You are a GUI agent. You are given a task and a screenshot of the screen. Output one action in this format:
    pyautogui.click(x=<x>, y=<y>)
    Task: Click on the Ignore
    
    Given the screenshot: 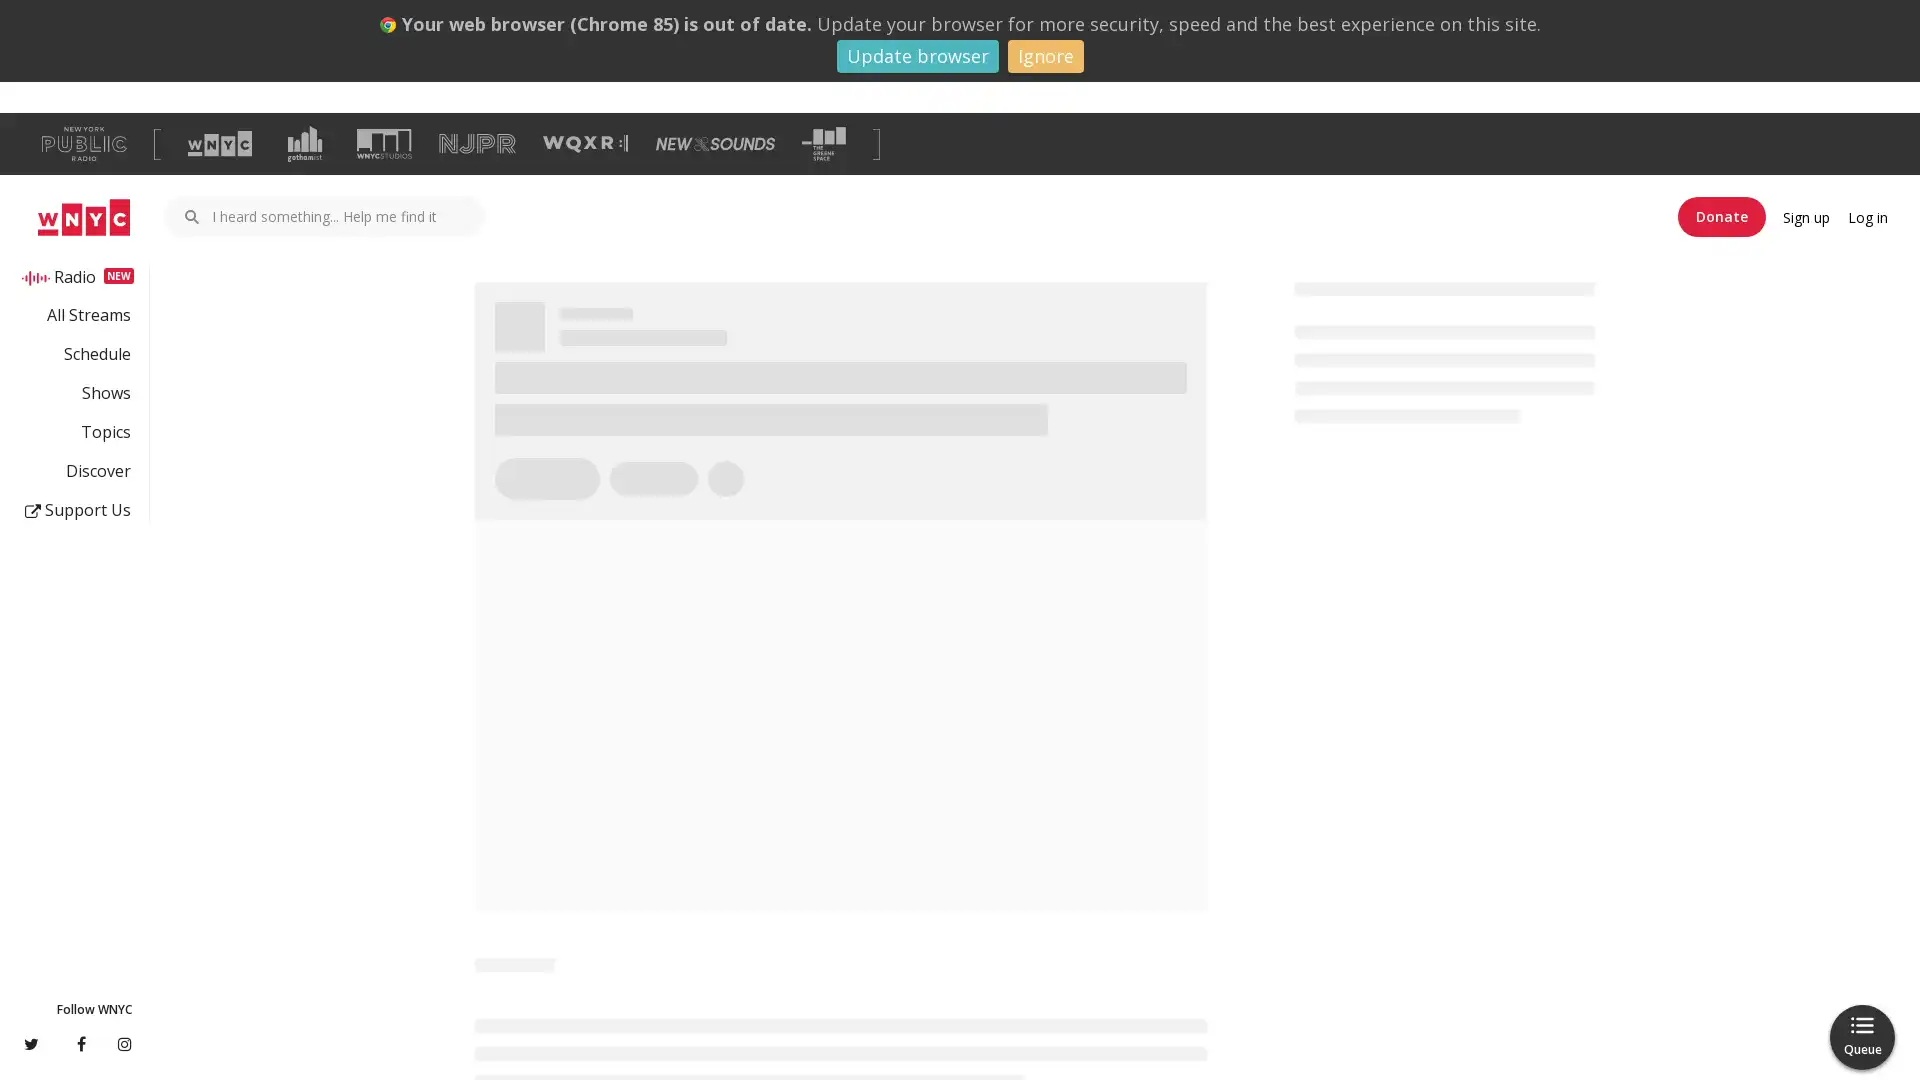 What is the action you would take?
    pyautogui.click(x=1044, y=55)
    